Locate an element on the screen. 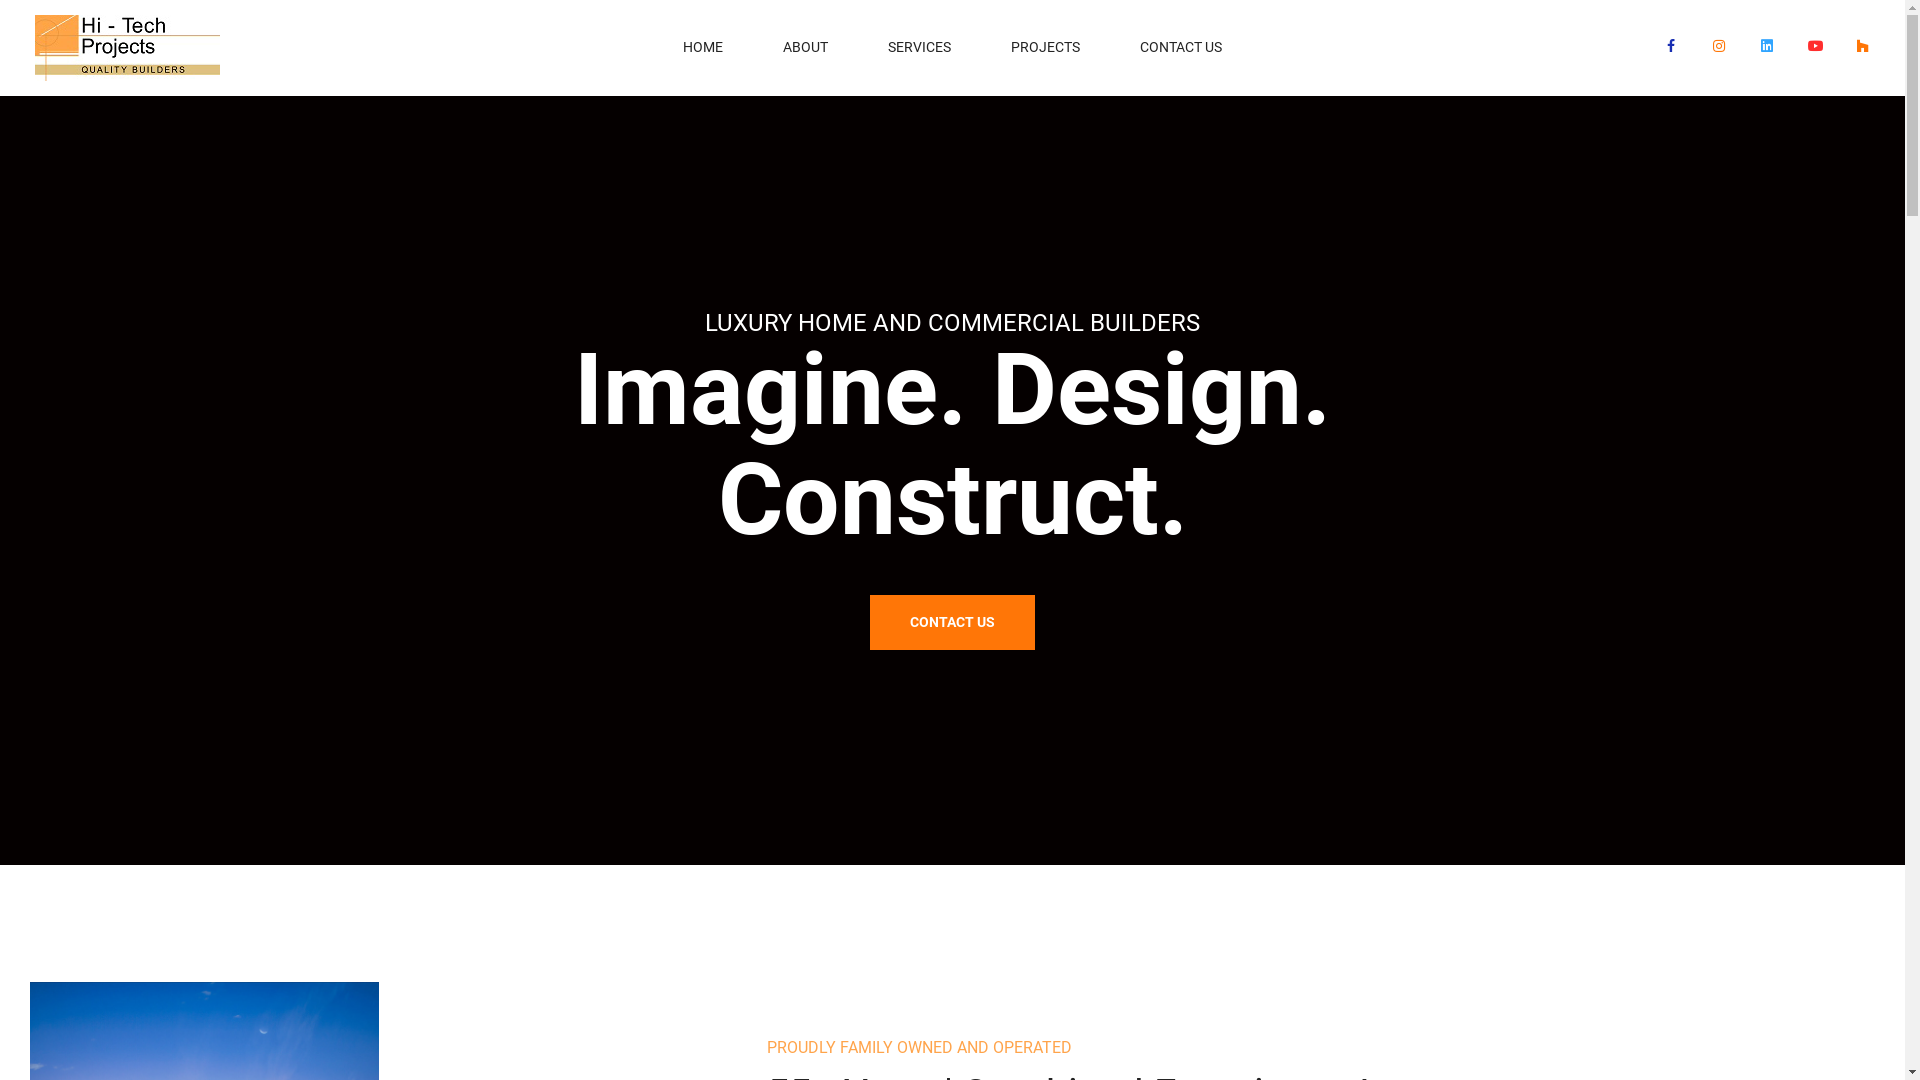  'PROJECTS' is located at coordinates (1044, 46).